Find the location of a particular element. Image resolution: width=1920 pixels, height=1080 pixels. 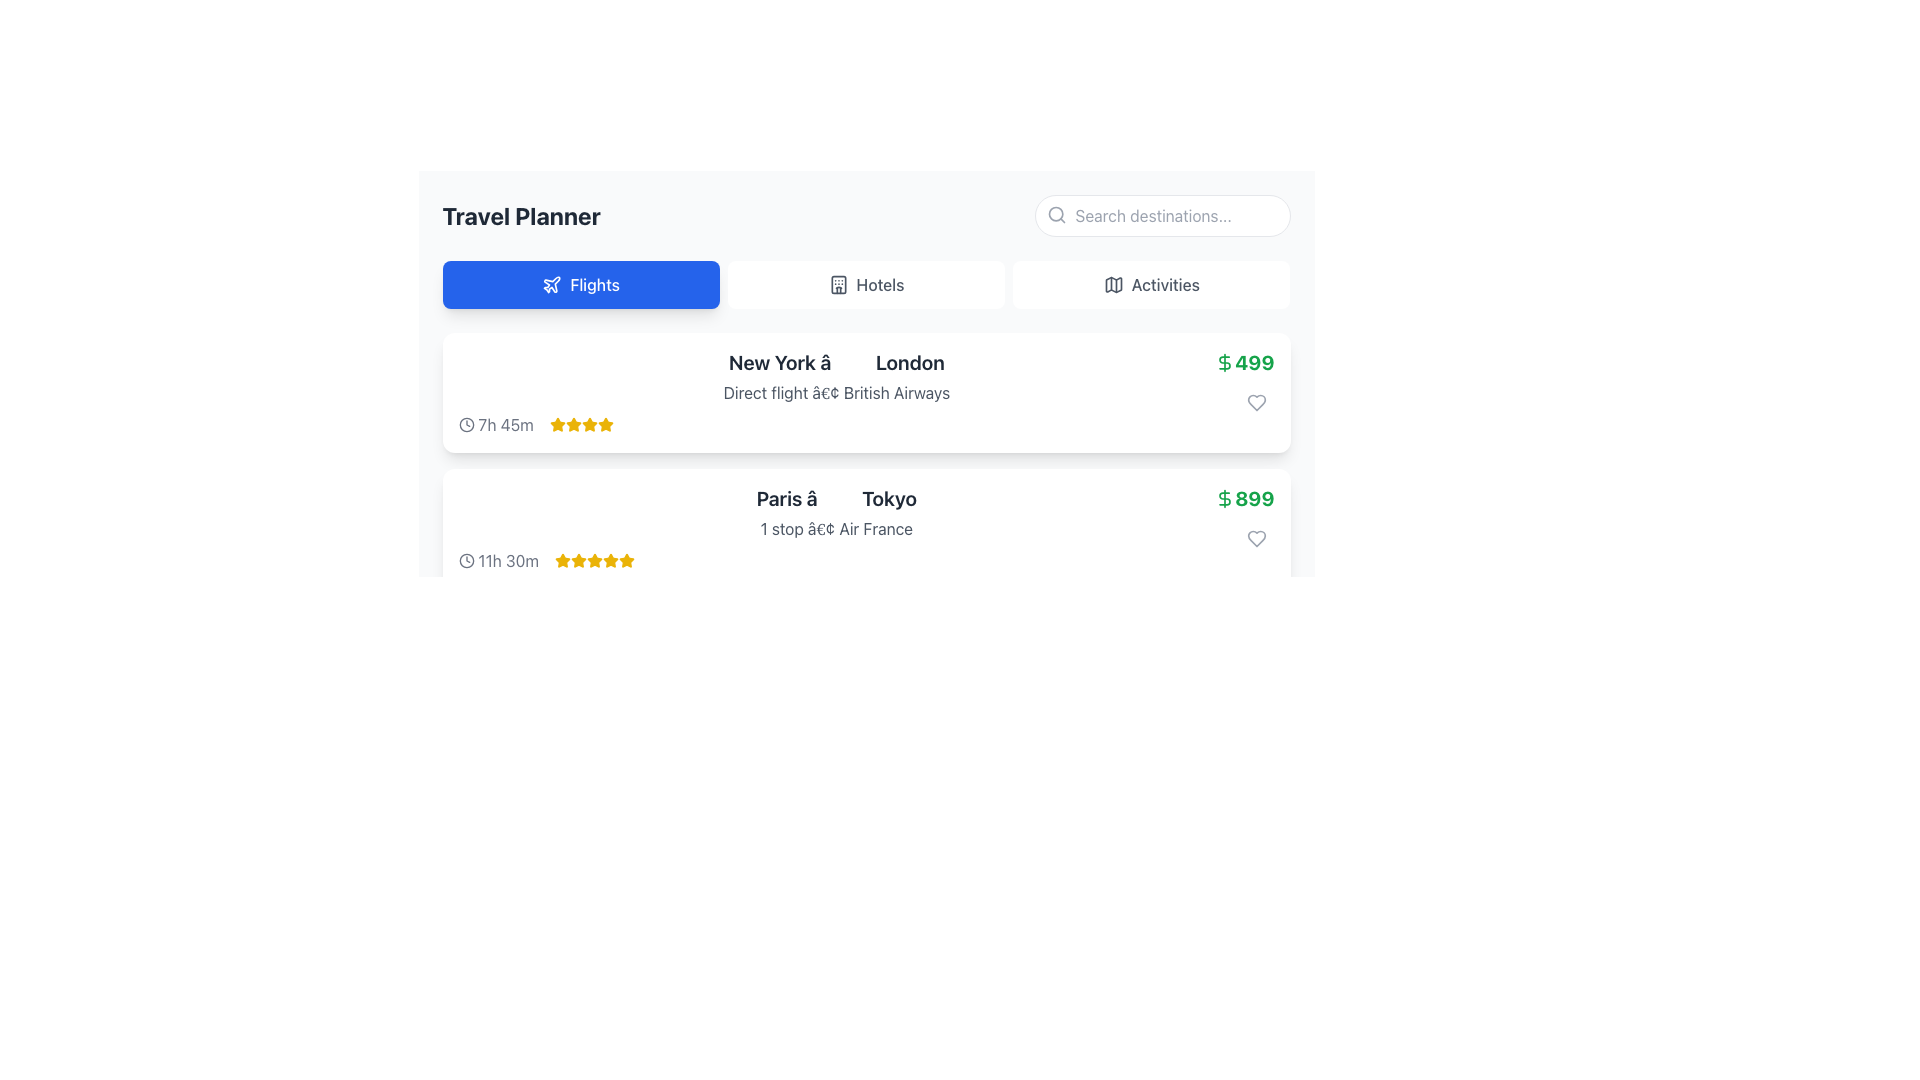

the filled yellow star-shaped icon, which is the fifth in a row of five stars indicating flight details for 'Paris to Tokyo.' is located at coordinates (610, 560).